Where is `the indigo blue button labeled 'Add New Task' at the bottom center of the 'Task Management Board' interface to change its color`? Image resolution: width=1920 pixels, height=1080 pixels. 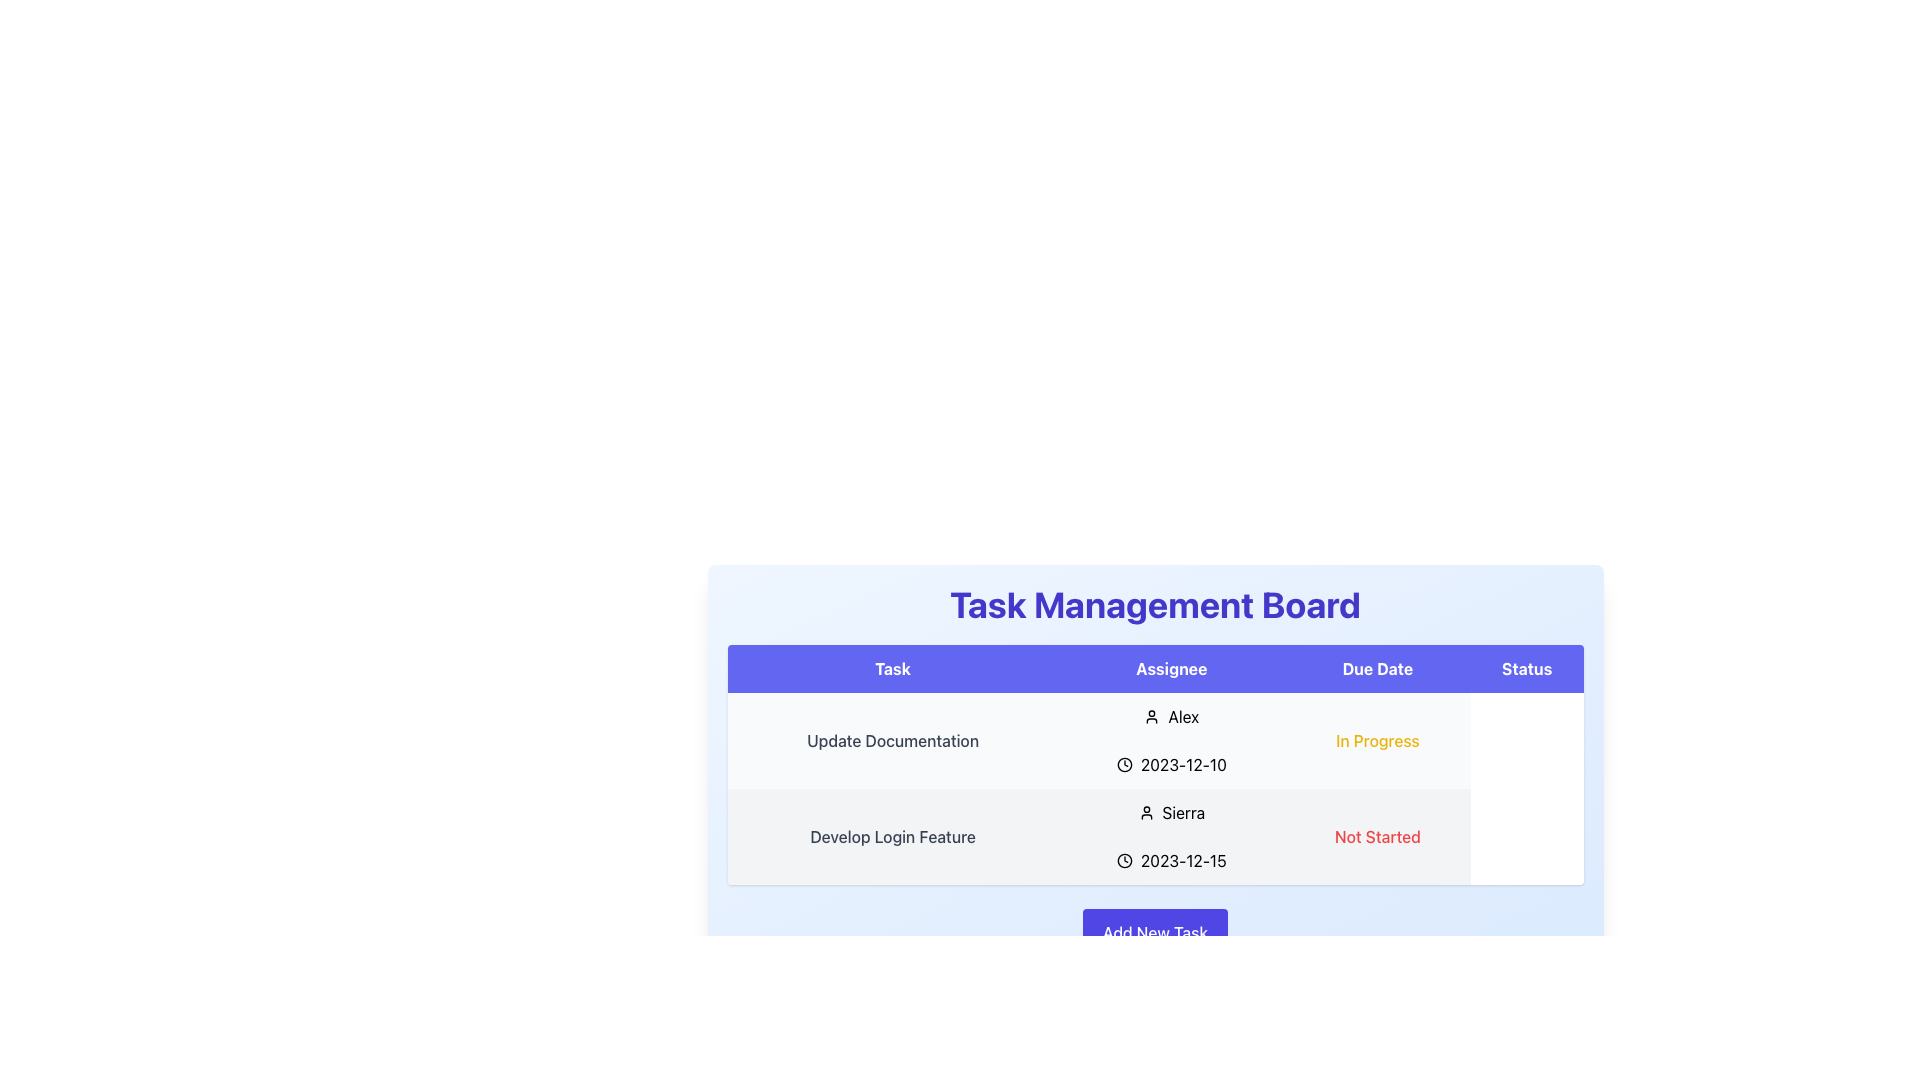 the indigo blue button labeled 'Add New Task' at the bottom center of the 'Task Management Board' interface to change its color is located at coordinates (1155, 933).